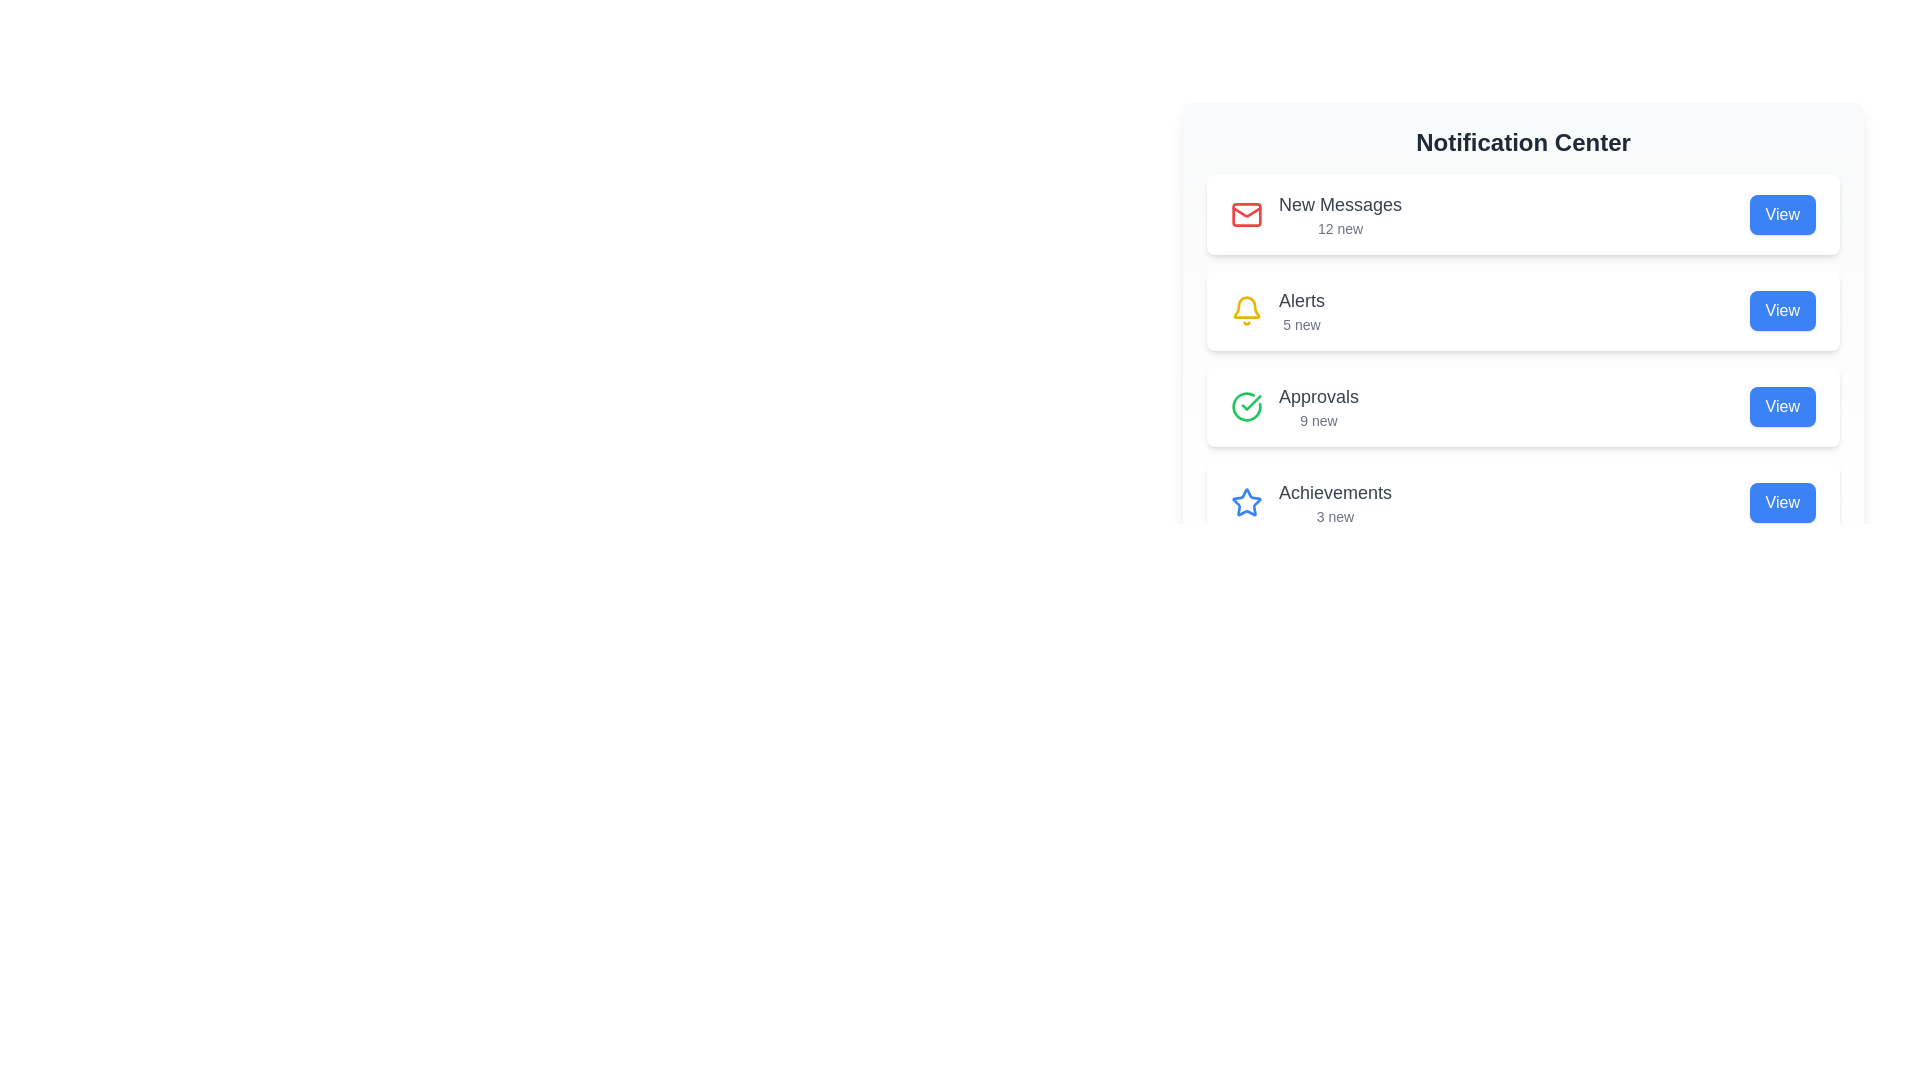 The image size is (1920, 1080). What do you see at coordinates (1335, 493) in the screenshot?
I see `the title text element located in the bottom list item of the notification list, which is positioned to the right of a blue star icon and above the smaller text '3 new'` at bounding box center [1335, 493].